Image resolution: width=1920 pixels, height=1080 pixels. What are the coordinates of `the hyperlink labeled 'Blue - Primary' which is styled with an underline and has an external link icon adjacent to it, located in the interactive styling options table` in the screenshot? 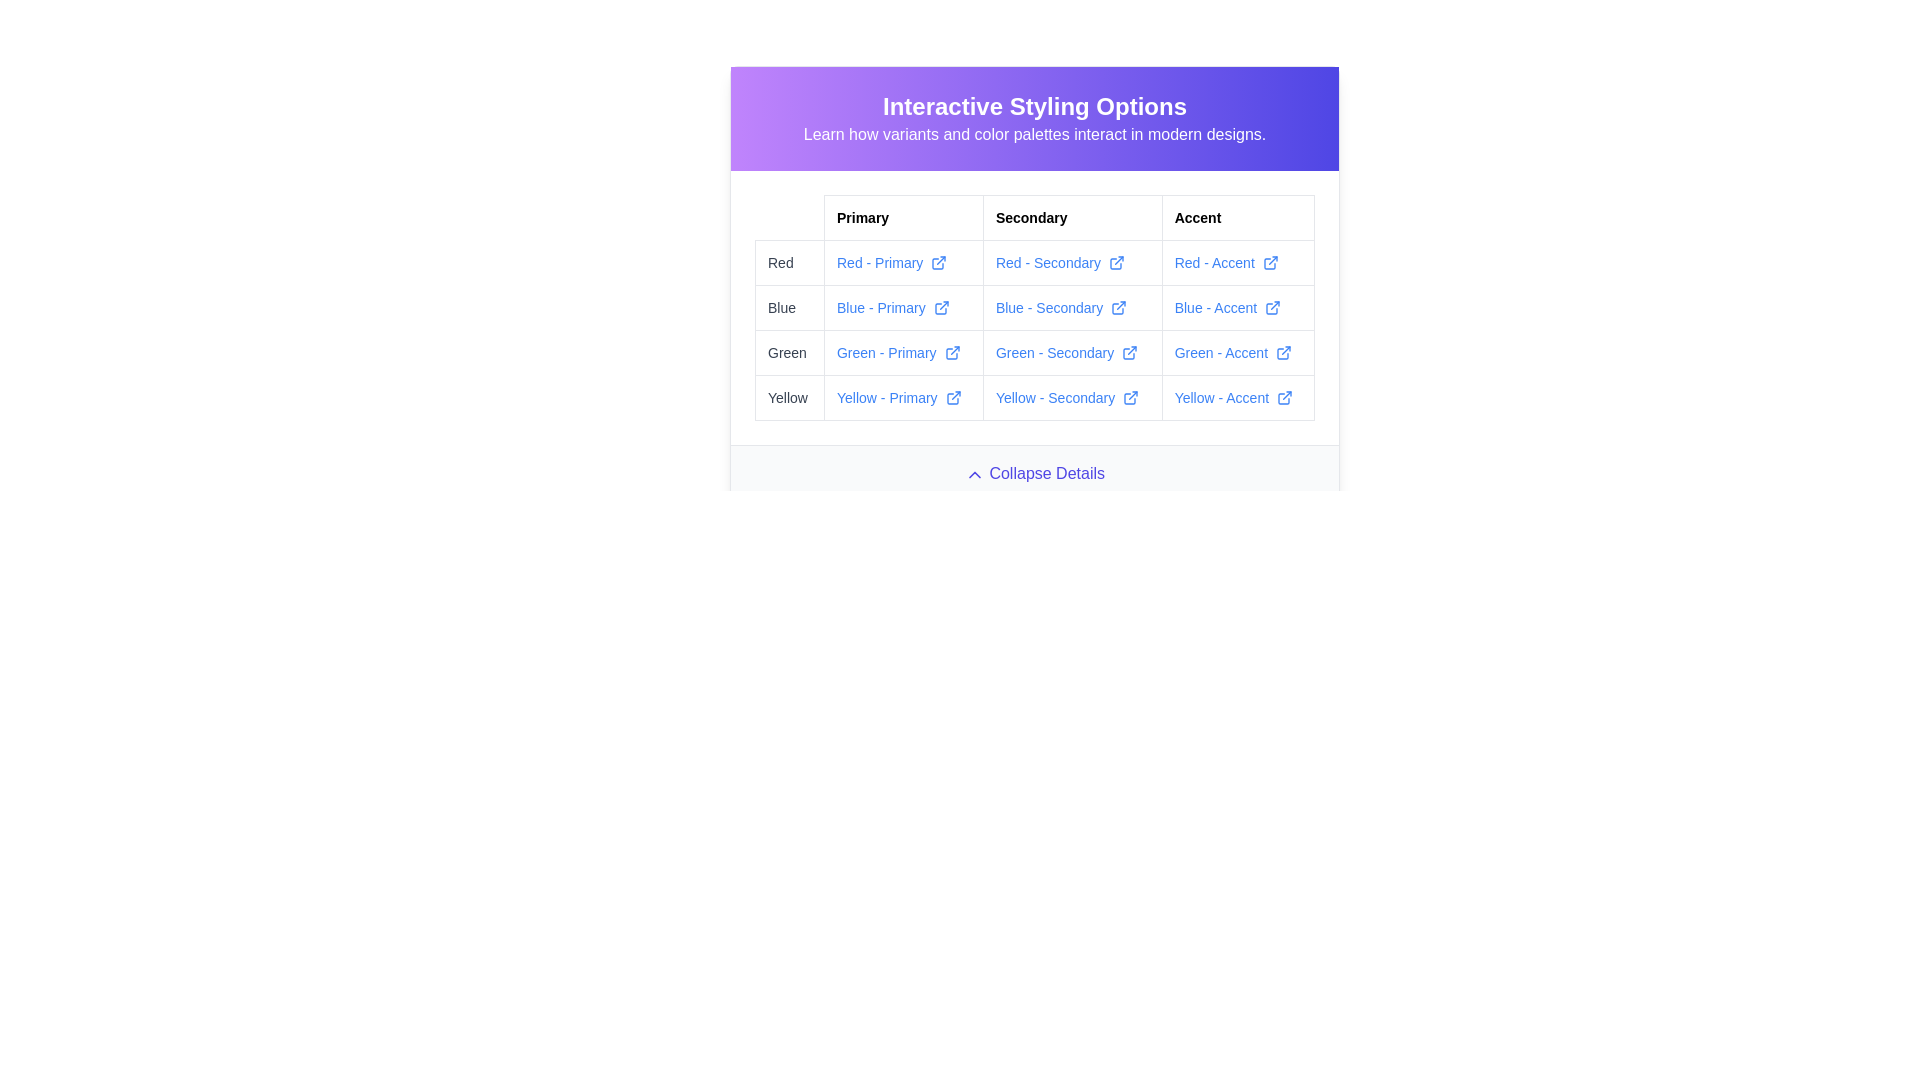 It's located at (891, 308).